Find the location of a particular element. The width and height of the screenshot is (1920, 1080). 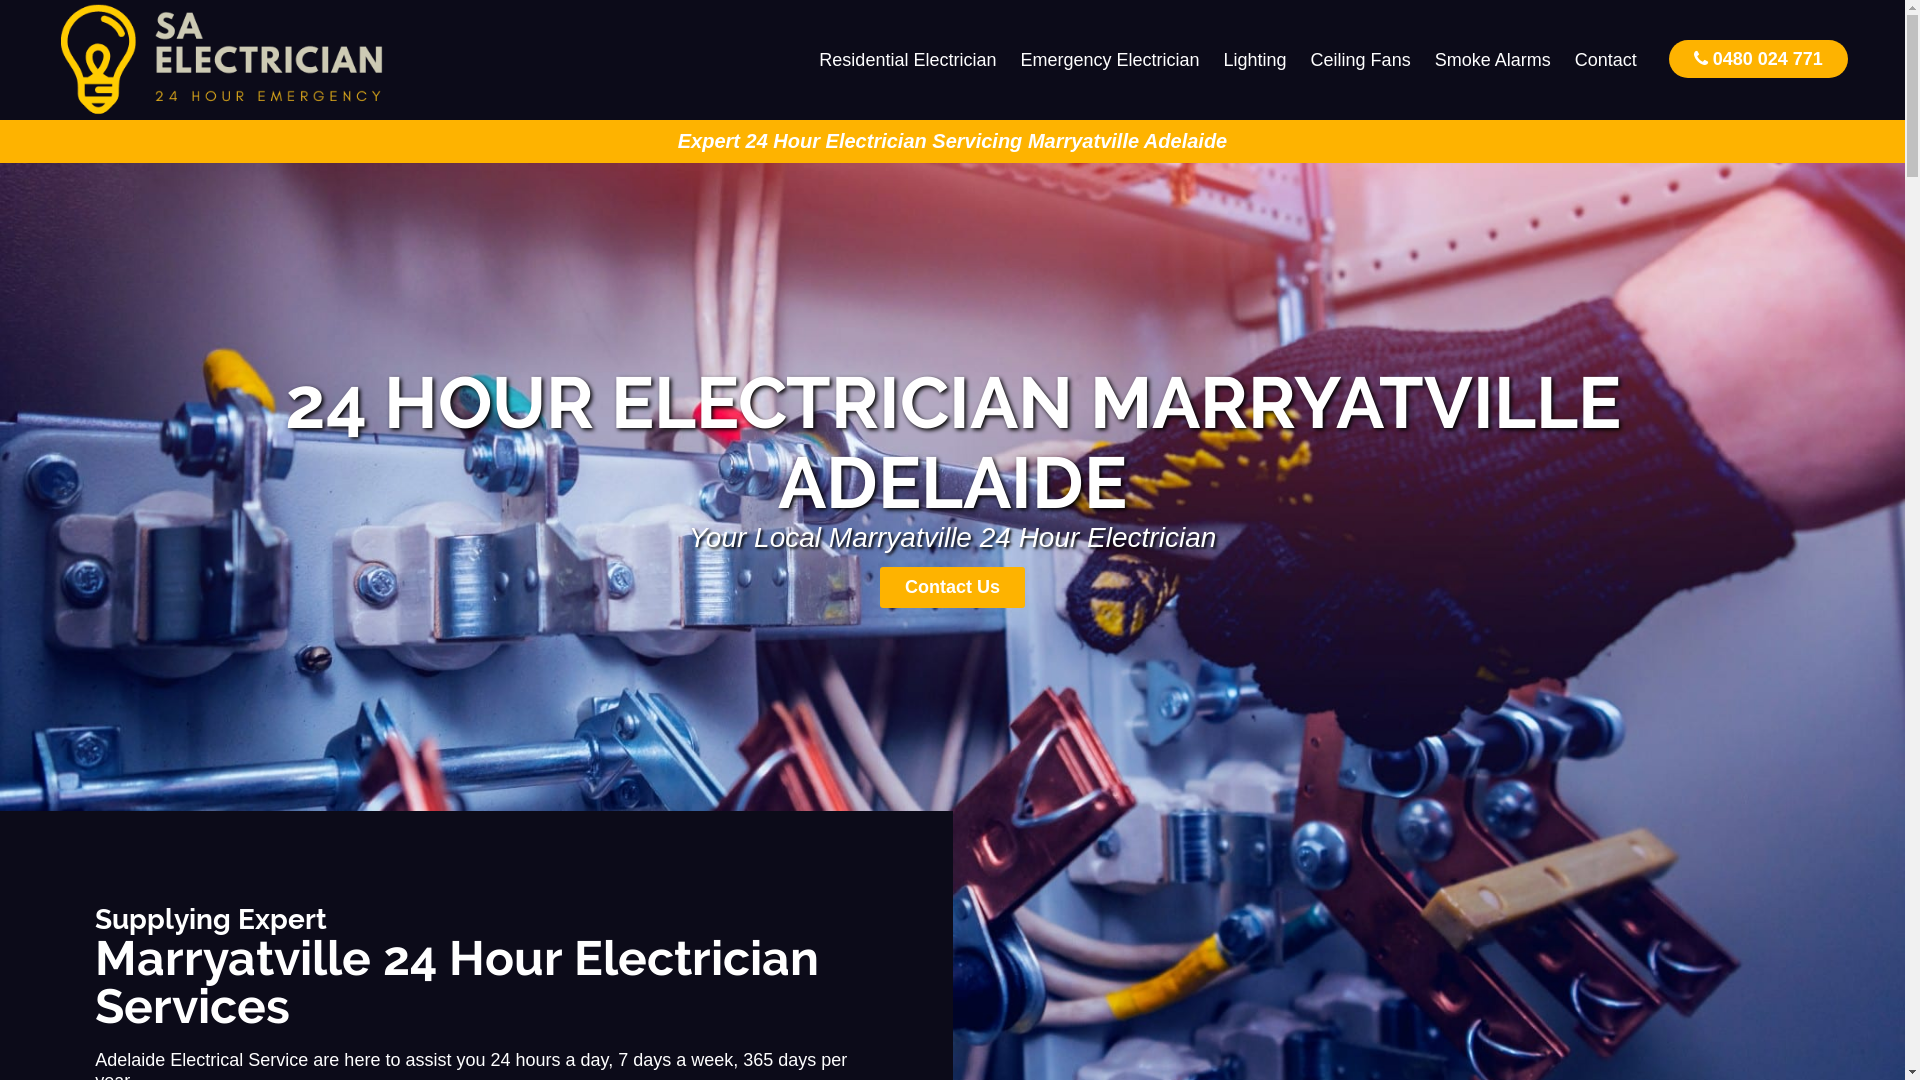

'Smoke Alarms' is located at coordinates (1492, 59).